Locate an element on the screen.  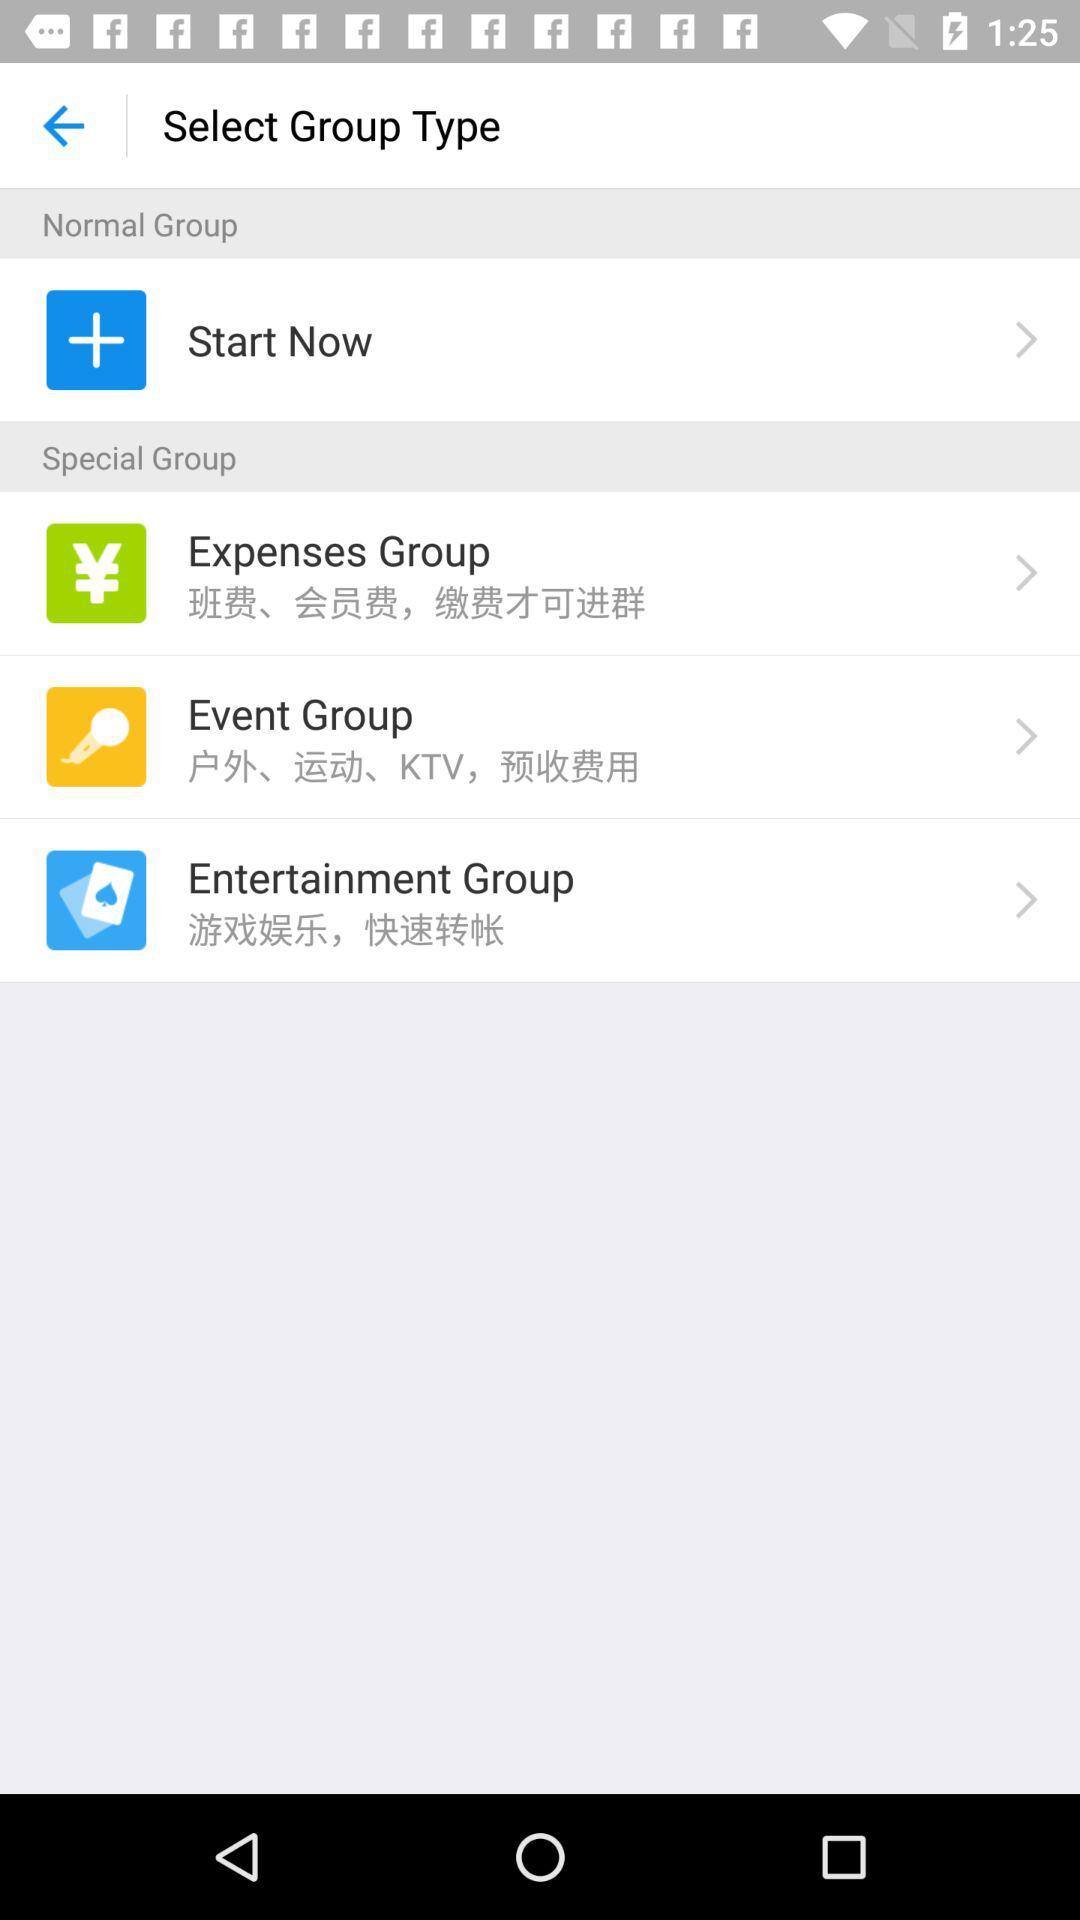
the right arrow beside start now is located at coordinates (1026, 340).